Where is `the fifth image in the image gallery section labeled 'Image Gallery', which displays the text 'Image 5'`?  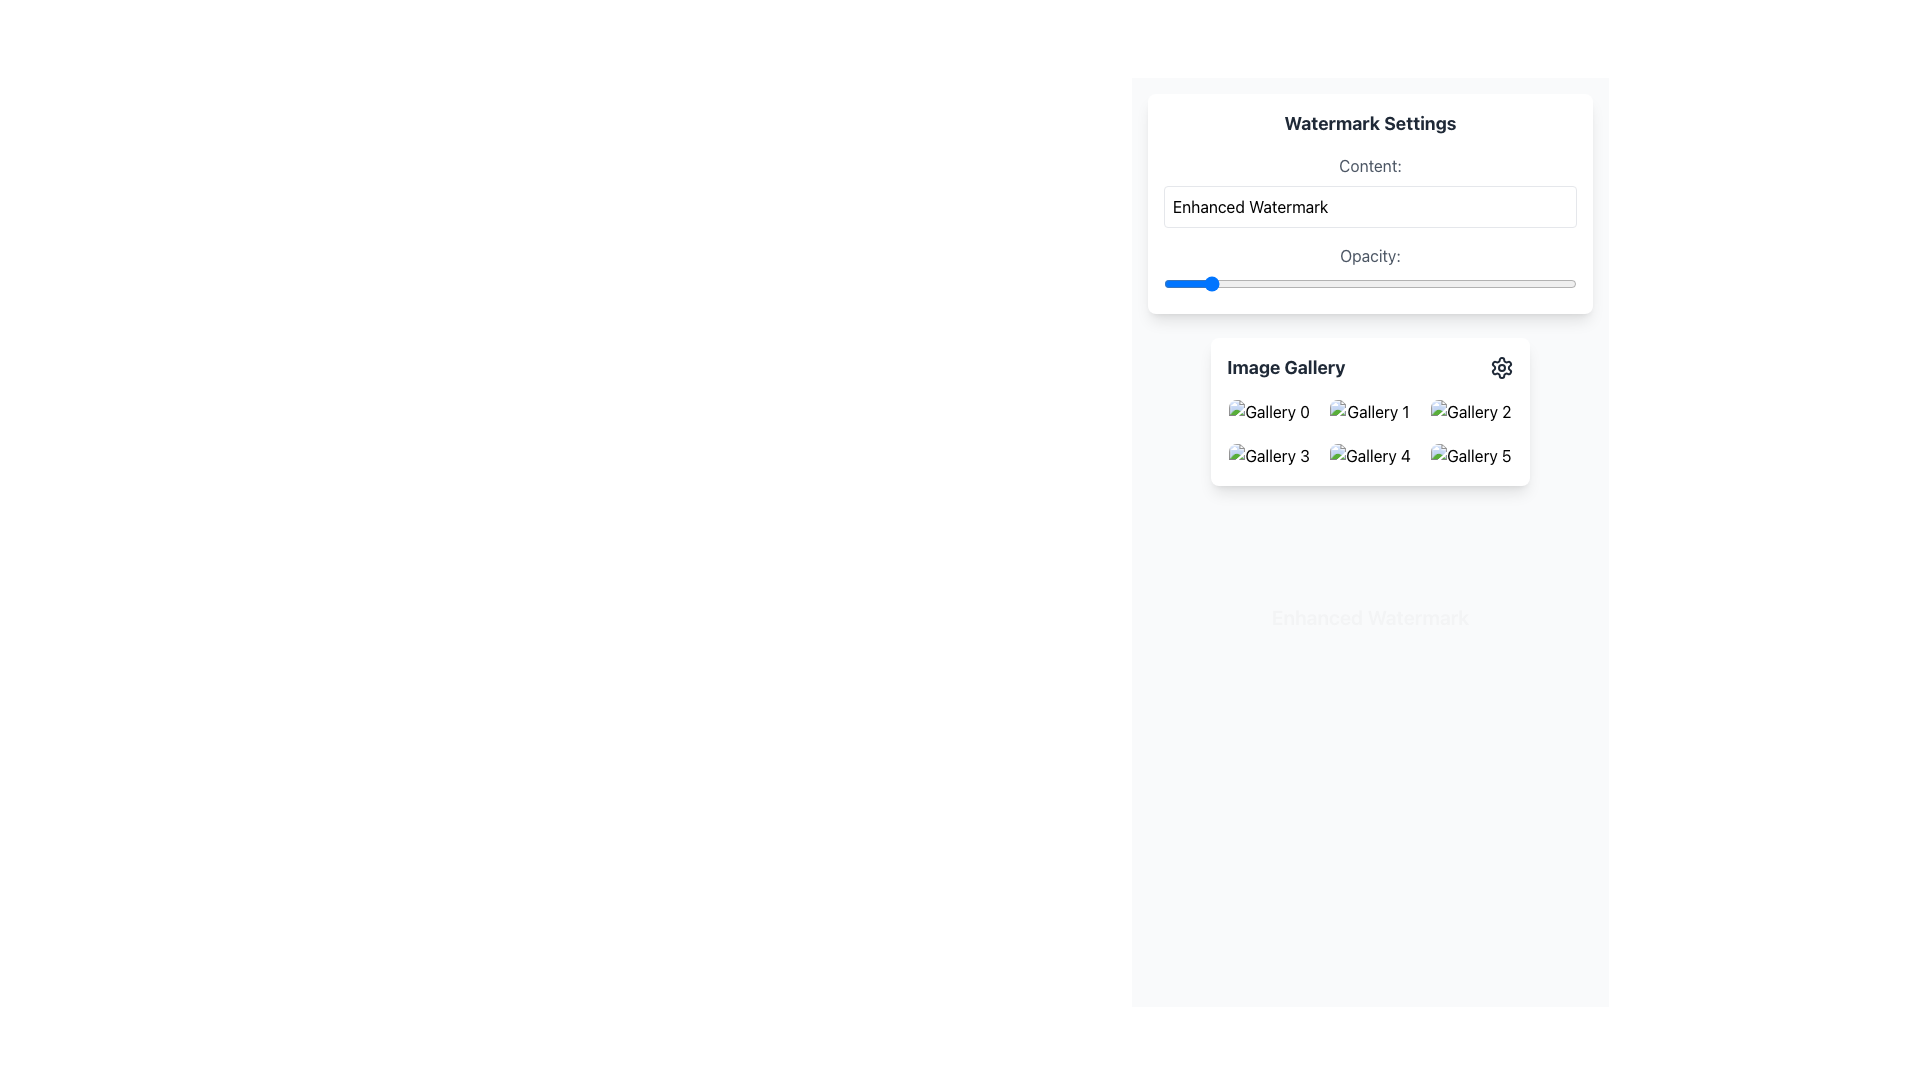
the fifth image in the image gallery section labeled 'Image Gallery', which displays the text 'Image 5' is located at coordinates (1369, 455).